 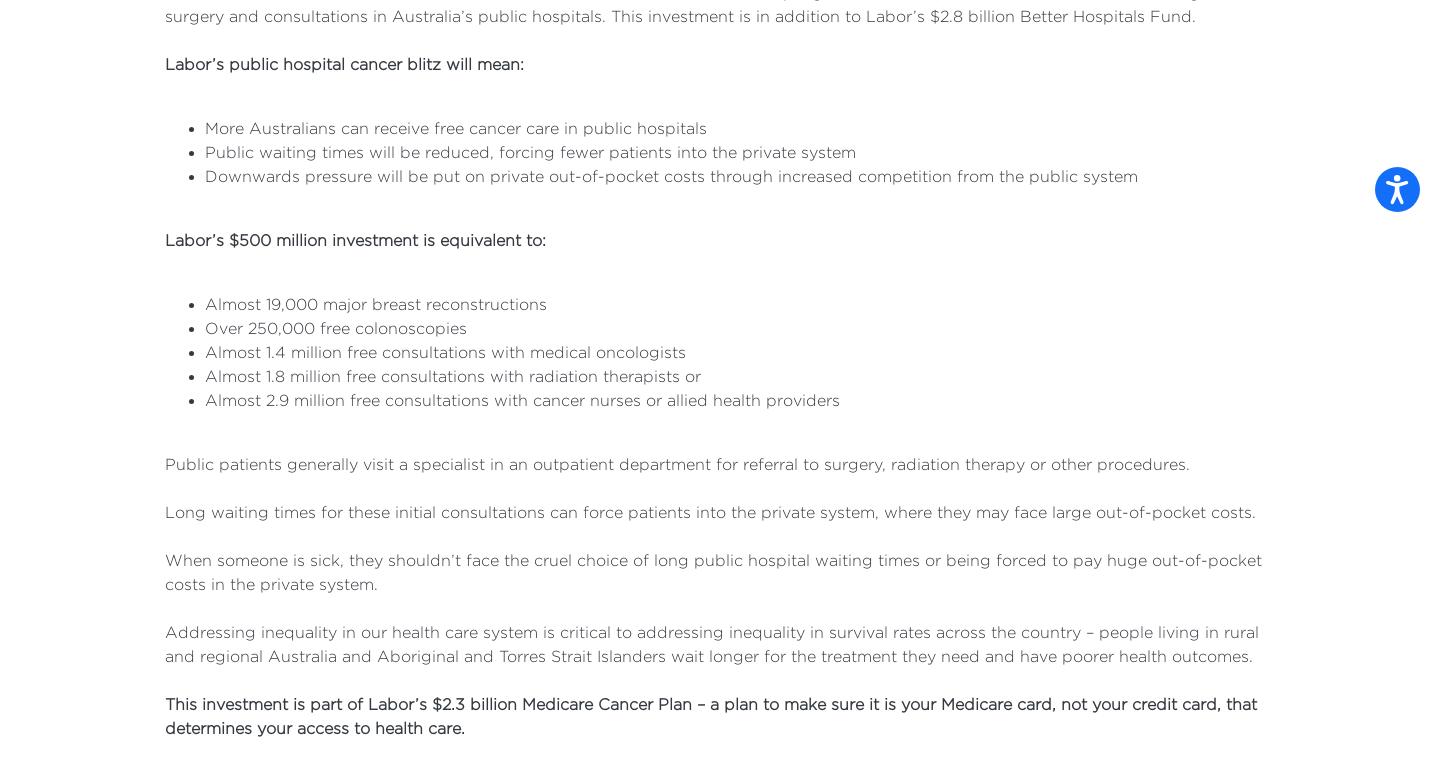 What do you see at coordinates (713, 571) in the screenshot?
I see `'When someone is sick, they shouldn’t face the cruel choice of long public hospital waiting times or being forced to pay huge out-of-pocket costs in the private system.'` at bounding box center [713, 571].